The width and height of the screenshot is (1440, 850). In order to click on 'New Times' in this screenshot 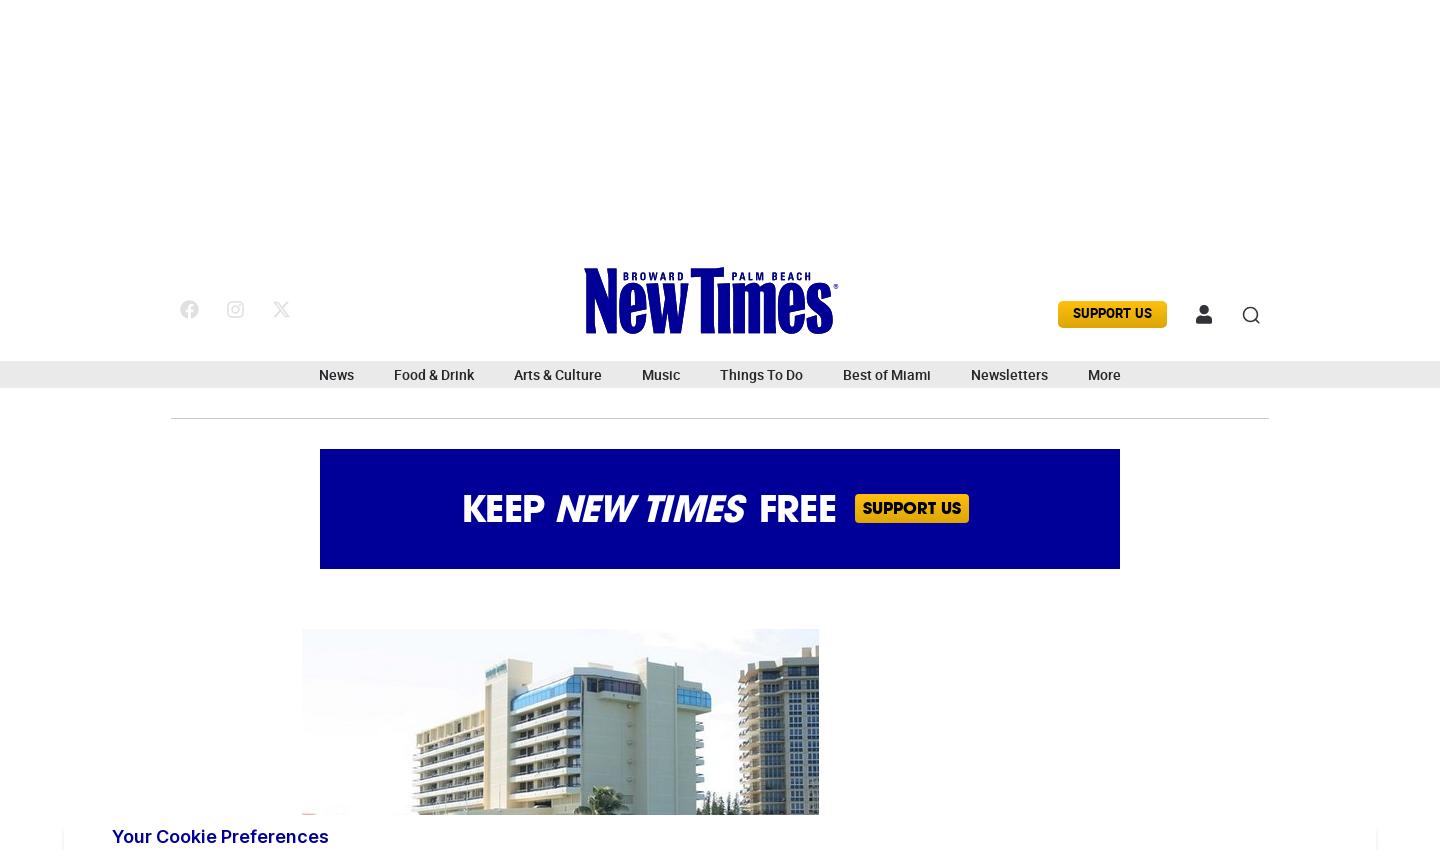, I will do `click(646, 507)`.